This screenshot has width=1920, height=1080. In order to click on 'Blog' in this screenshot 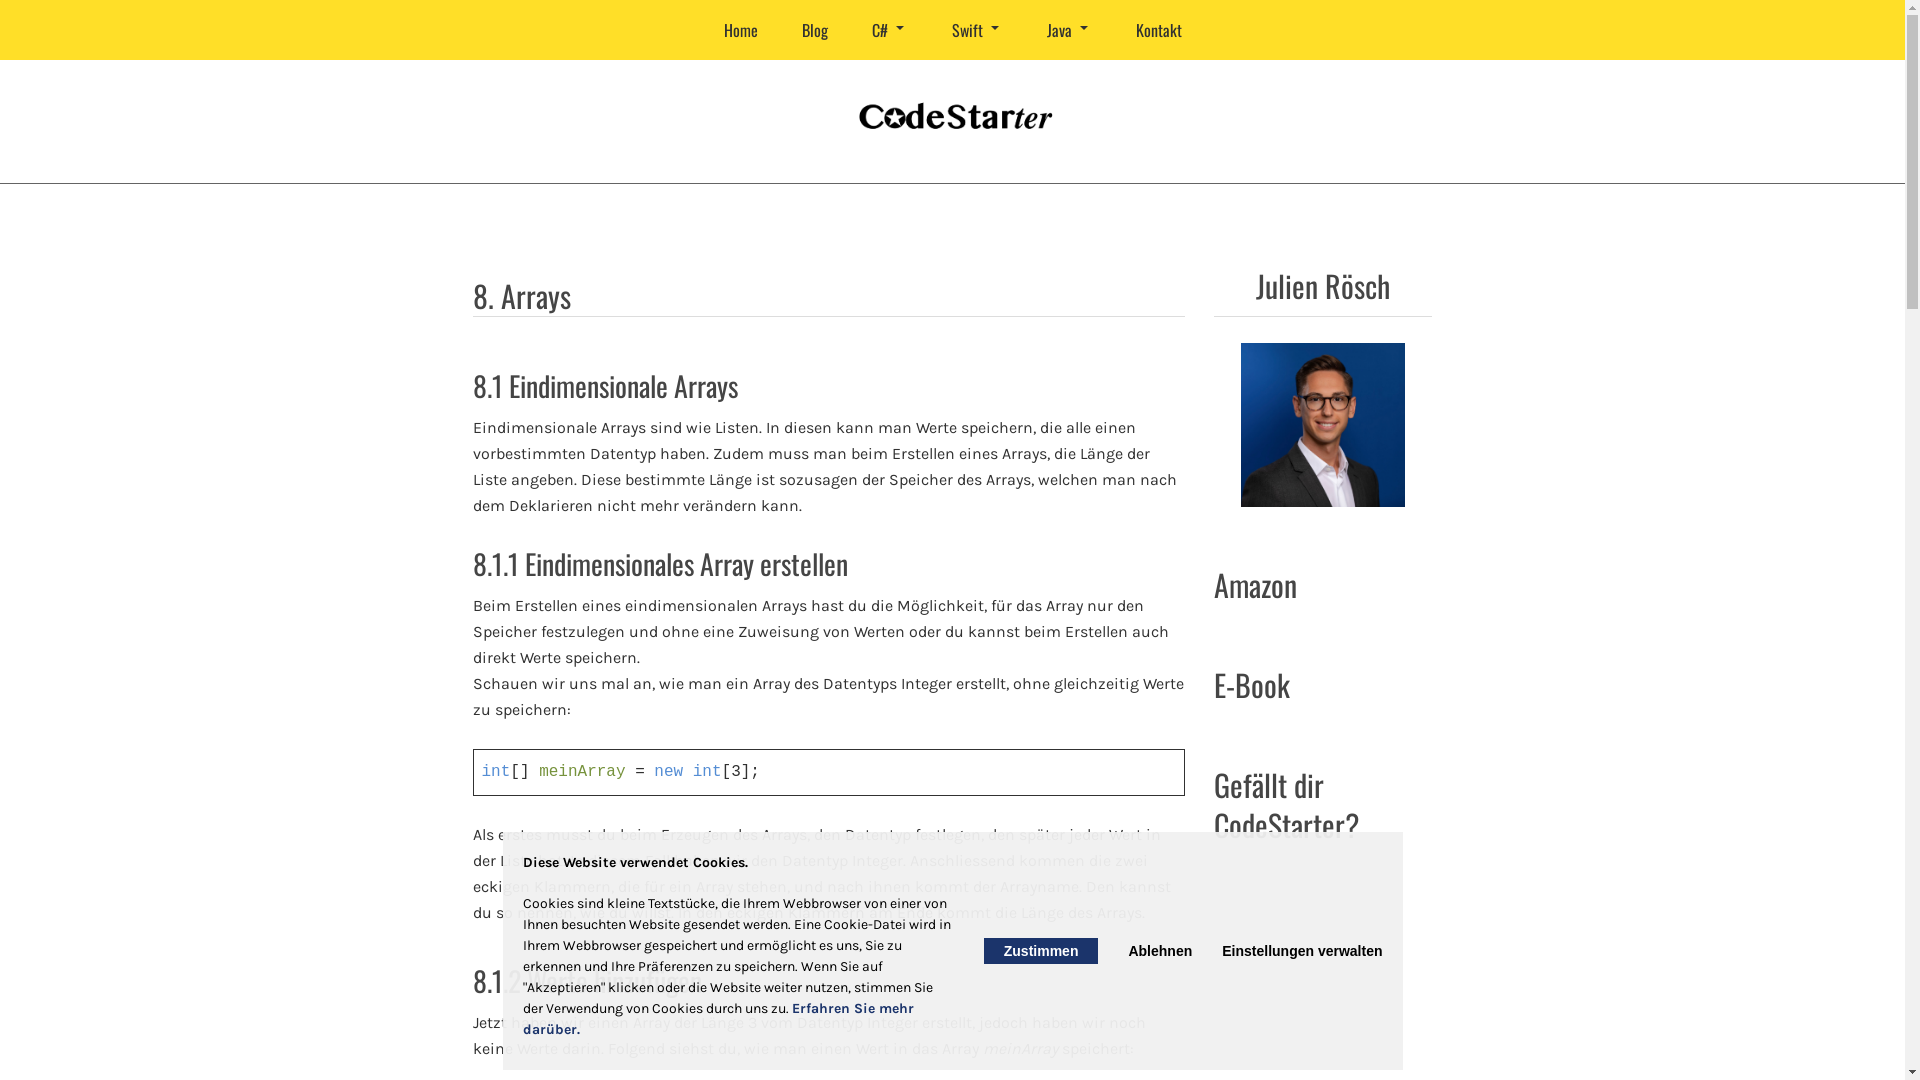, I will do `click(781, 30)`.